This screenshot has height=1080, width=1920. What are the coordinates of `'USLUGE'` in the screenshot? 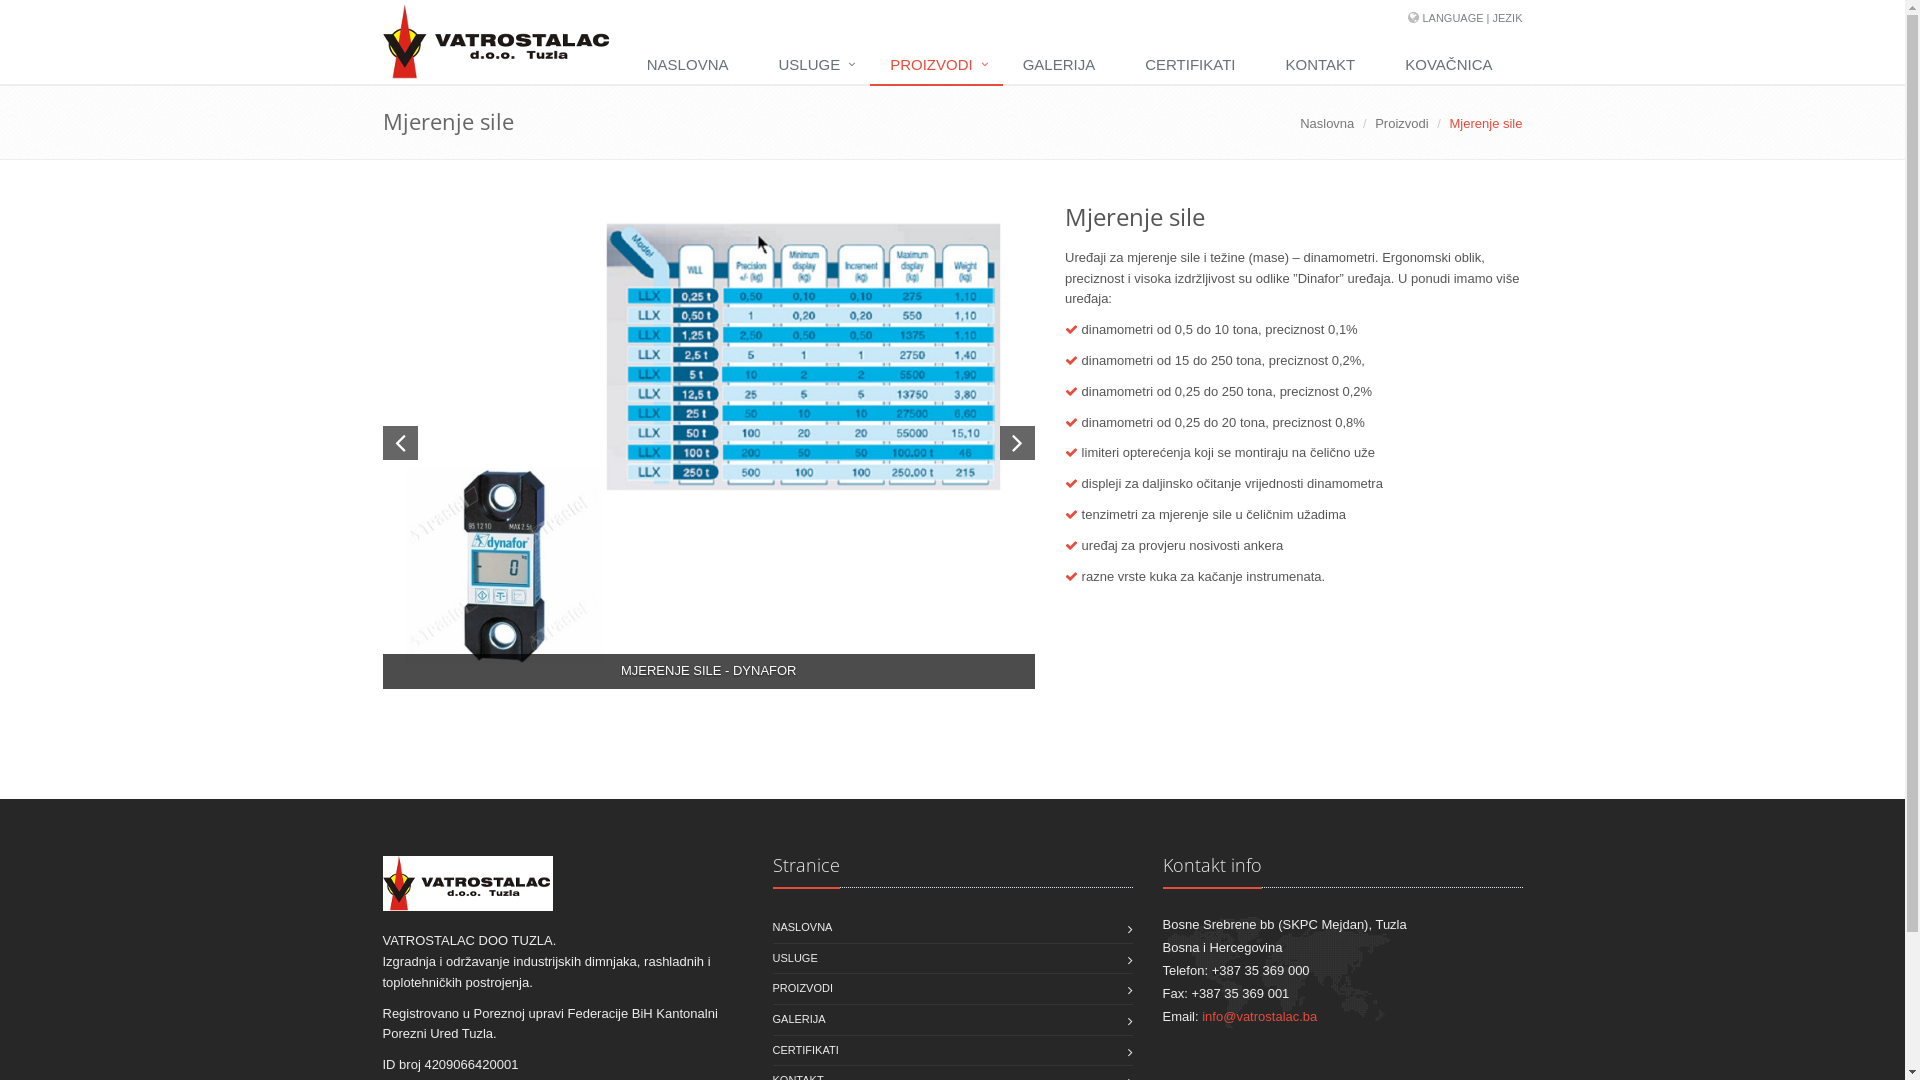 It's located at (814, 64).